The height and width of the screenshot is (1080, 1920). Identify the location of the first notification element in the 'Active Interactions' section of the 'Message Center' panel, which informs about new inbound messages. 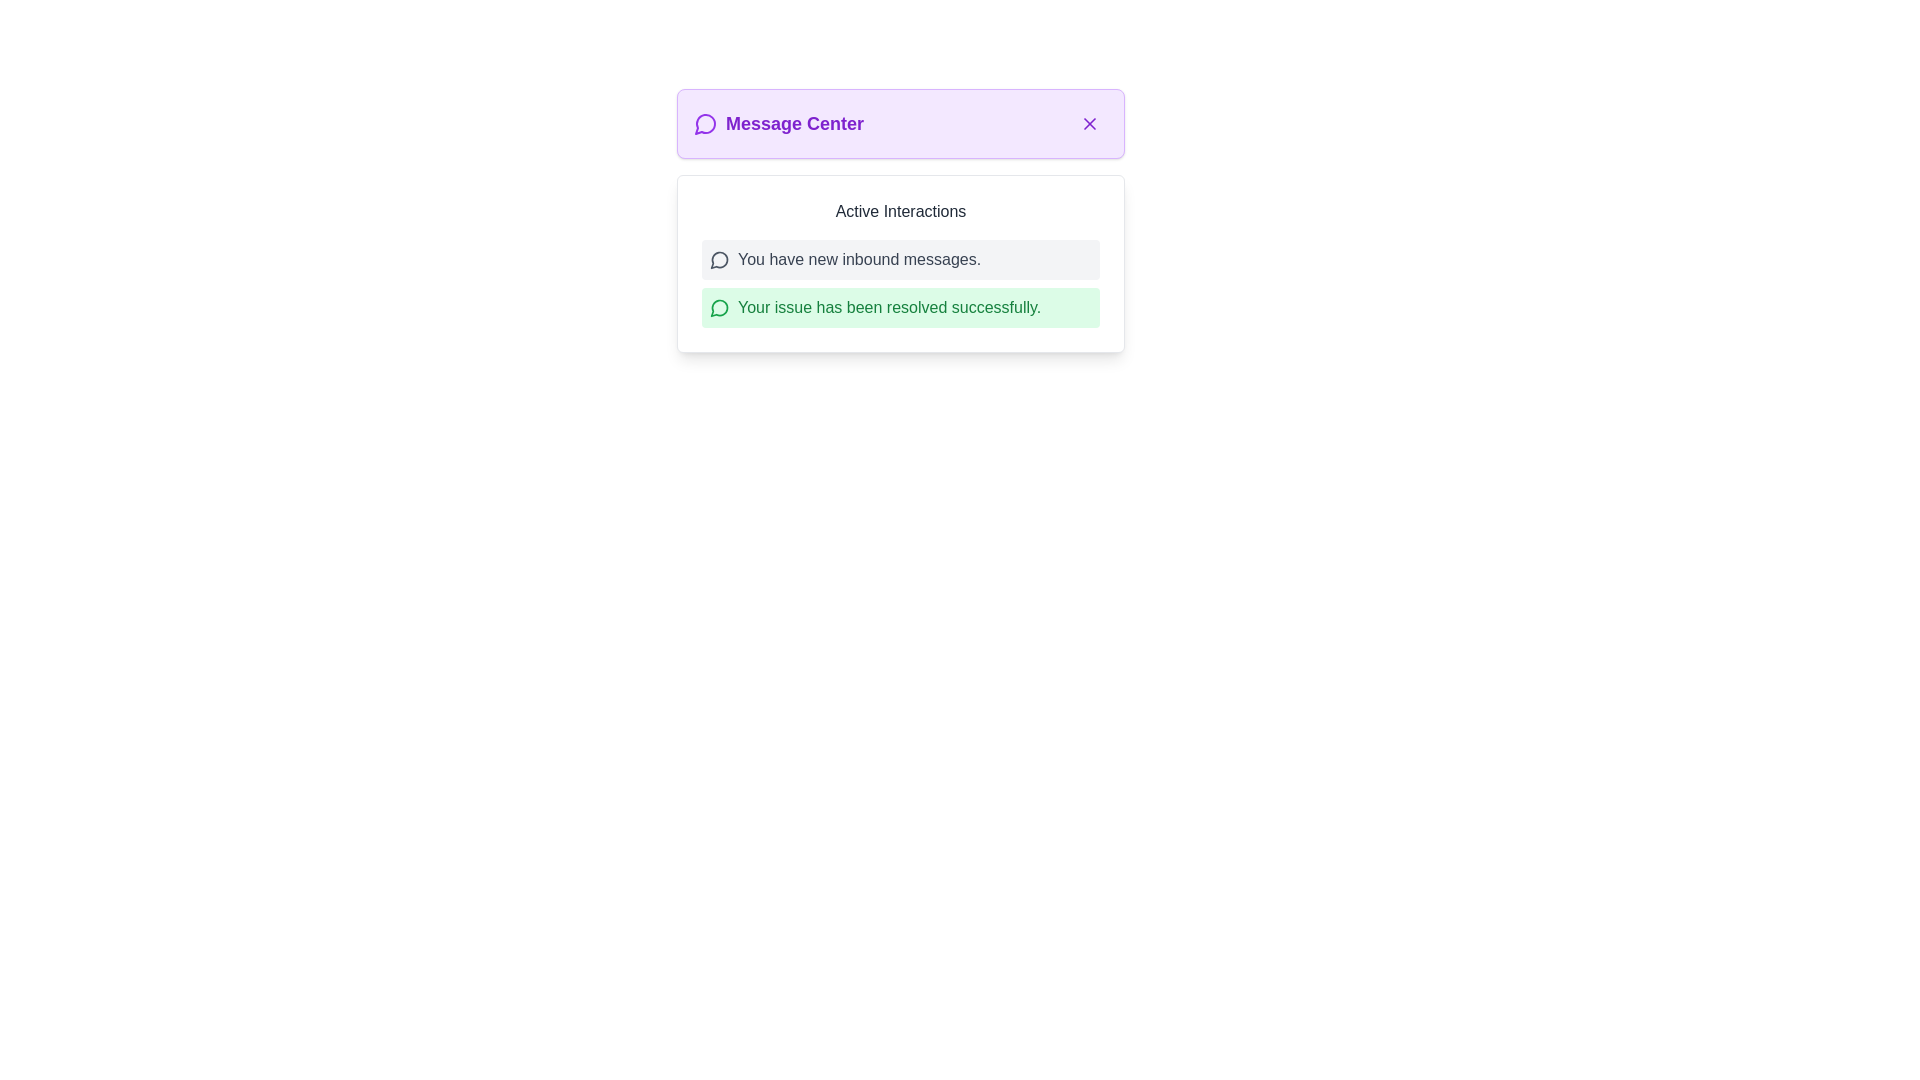
(900, 258).